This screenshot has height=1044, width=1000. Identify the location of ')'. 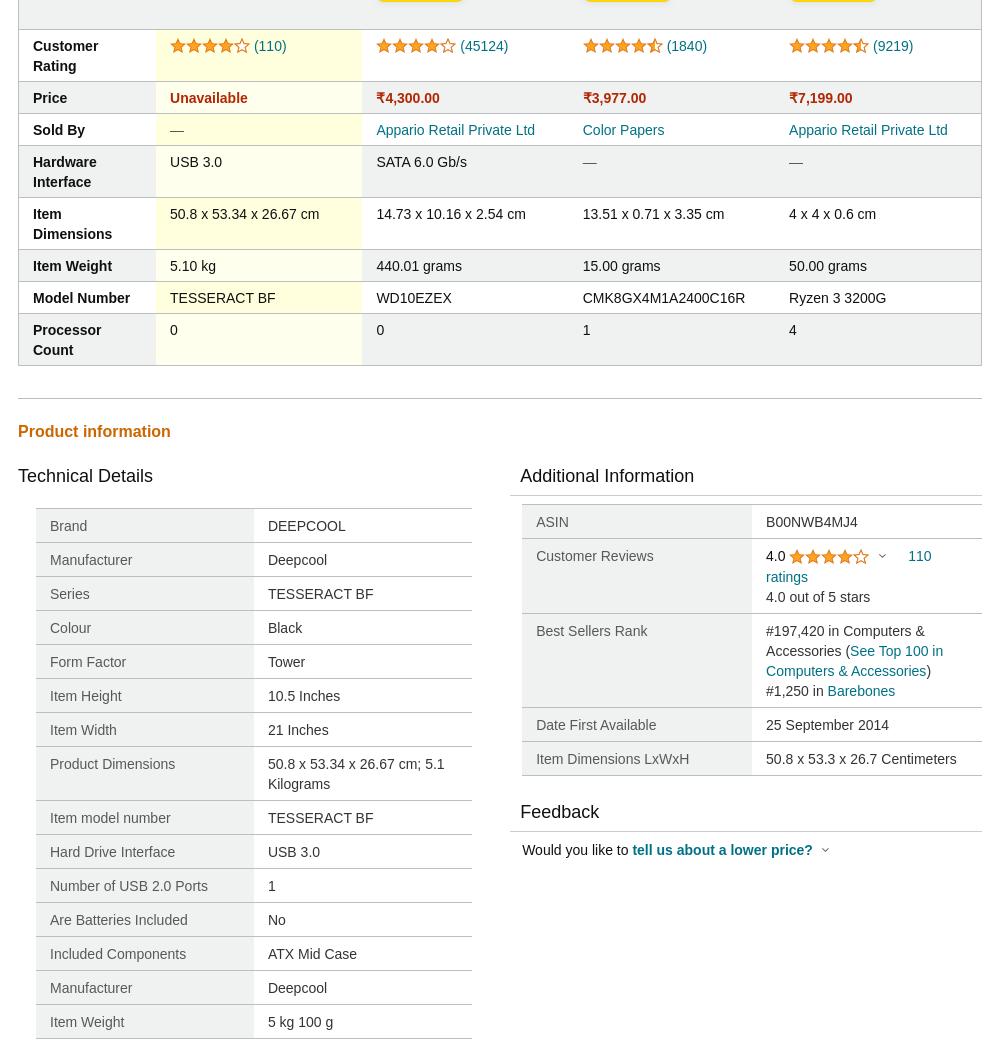
(928, 669).